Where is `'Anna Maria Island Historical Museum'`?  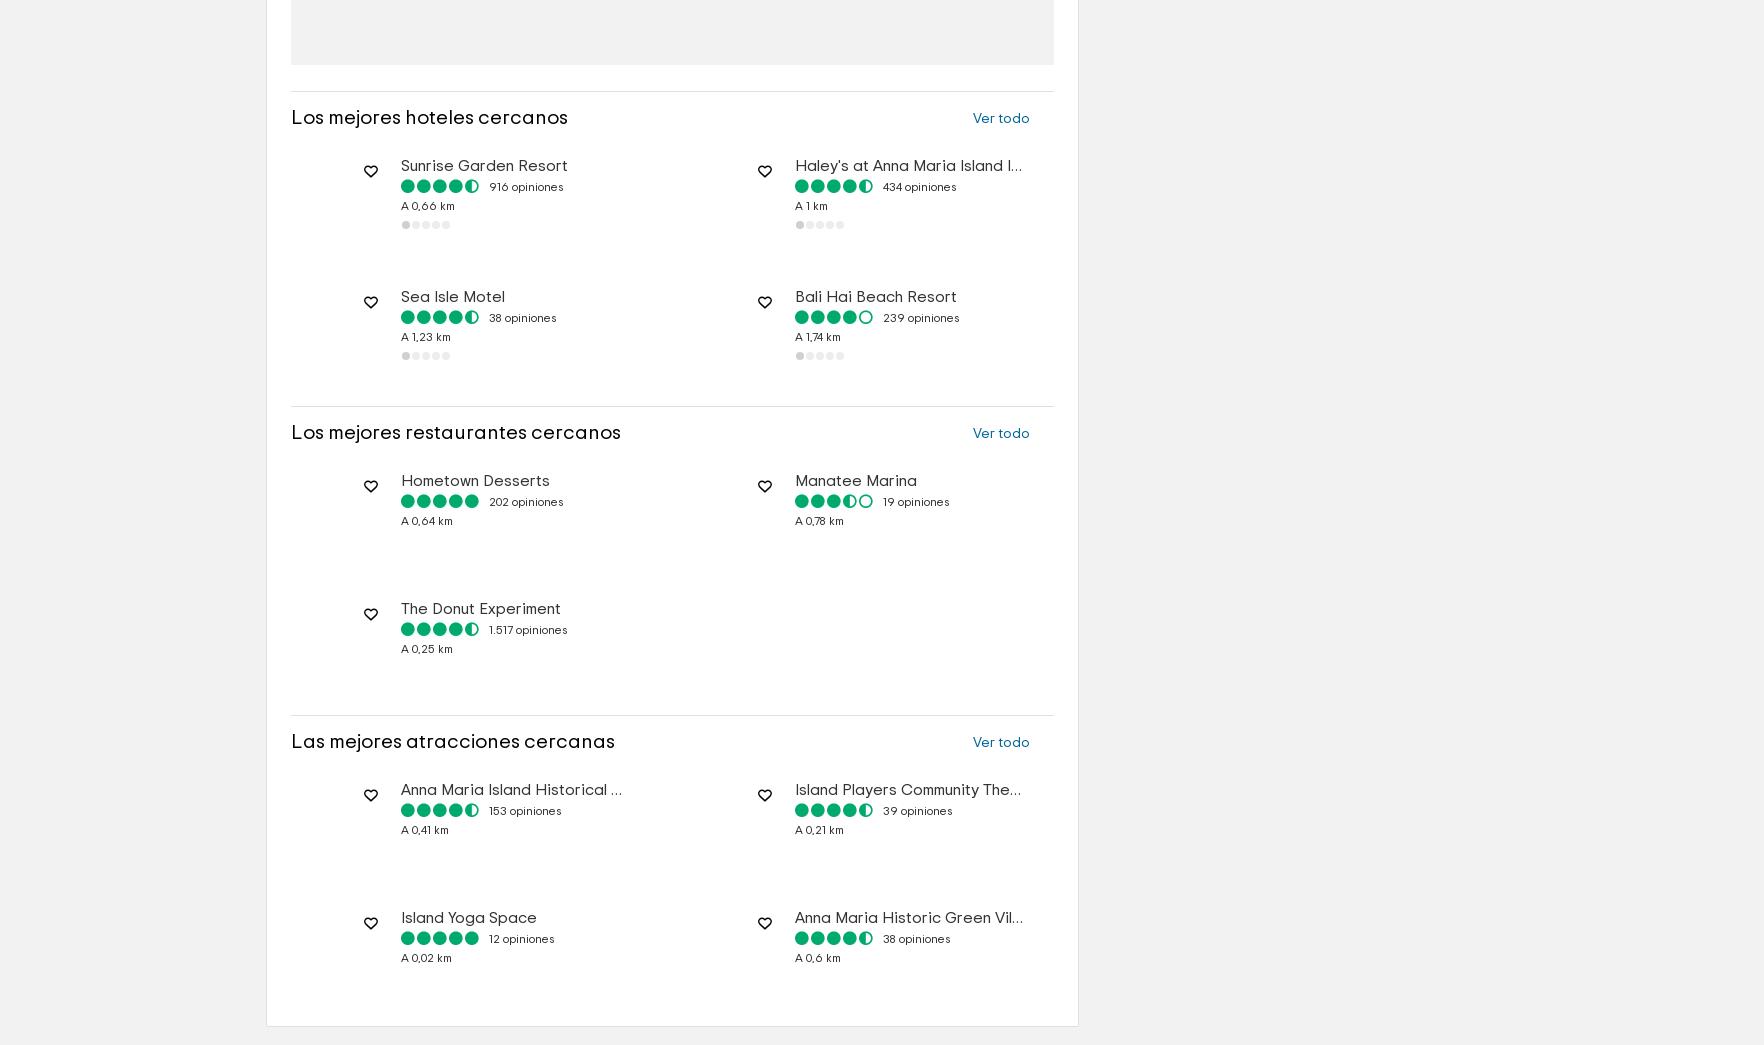
'Anna Maria Island Historical Museum' is located at coordinates (535, 849).